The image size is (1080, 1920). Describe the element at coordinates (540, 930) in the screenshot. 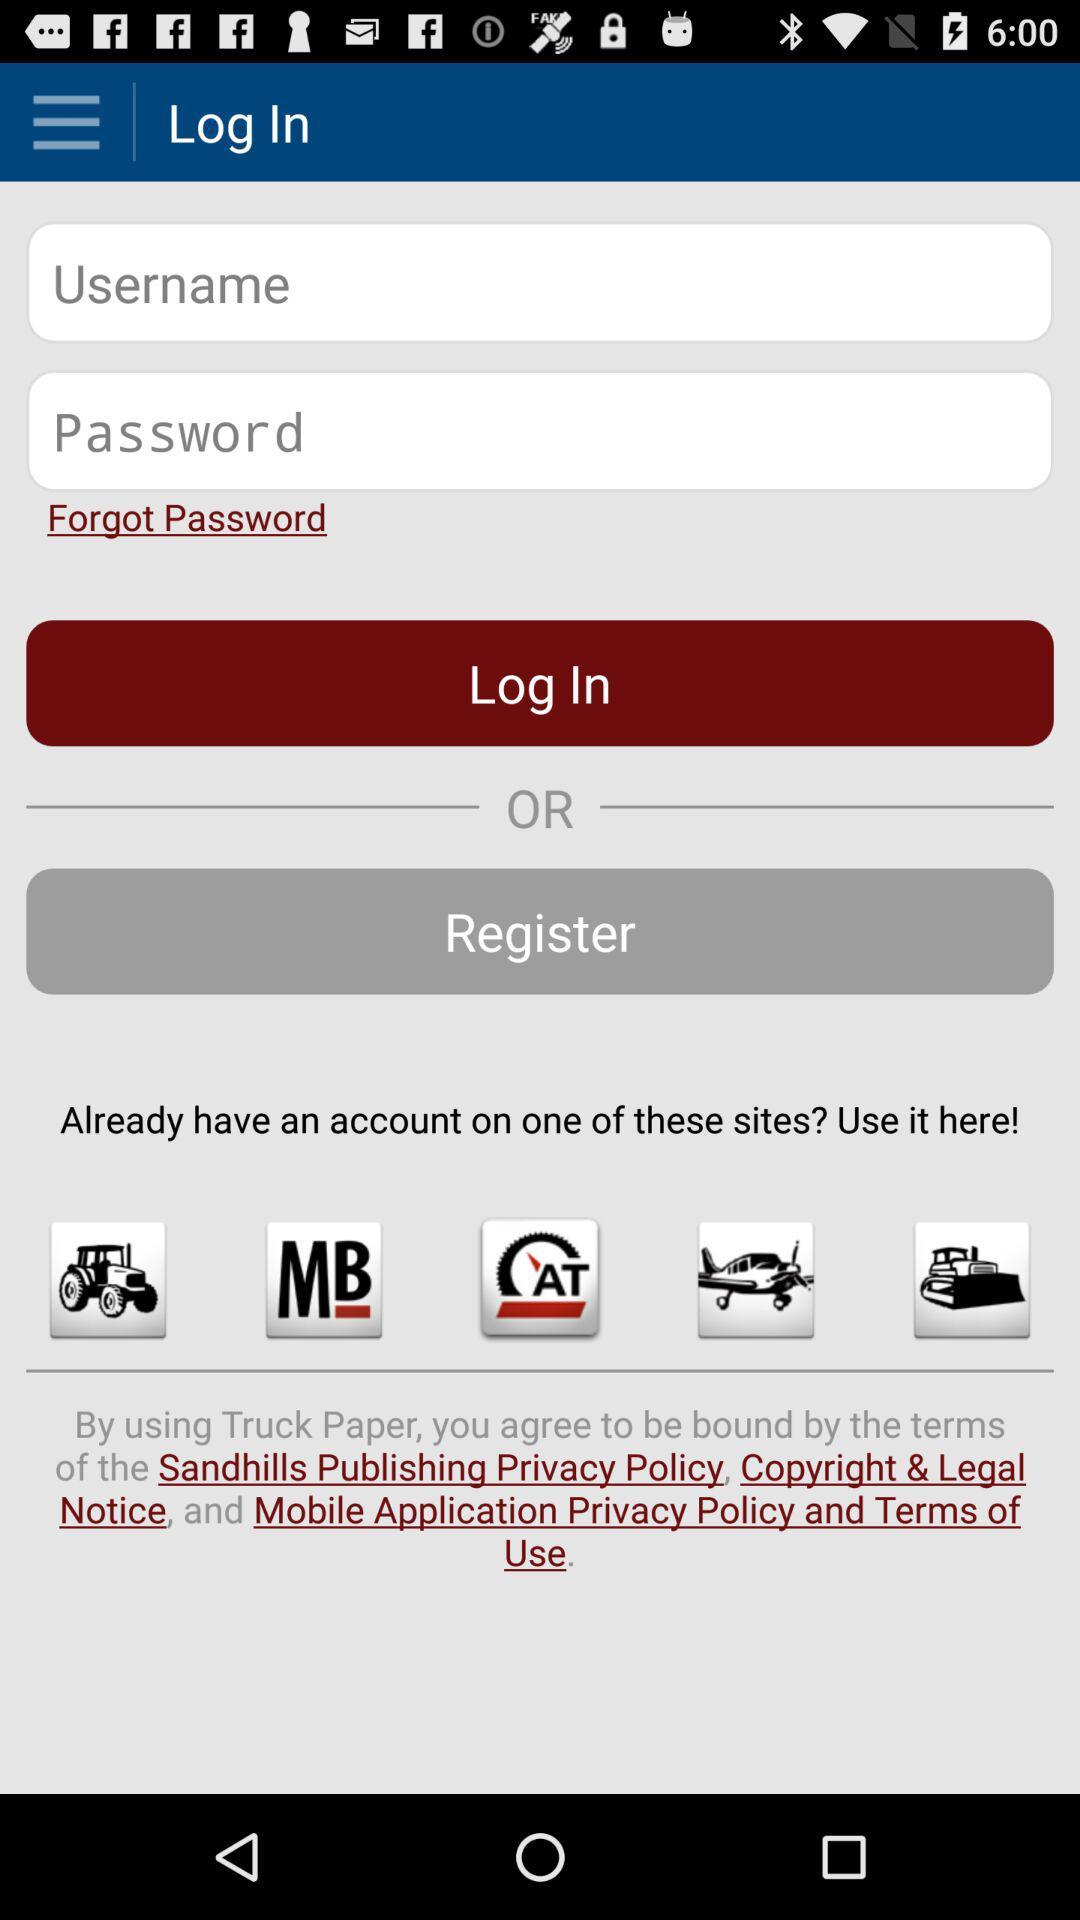

I see `the icon above already have an app` at that location.